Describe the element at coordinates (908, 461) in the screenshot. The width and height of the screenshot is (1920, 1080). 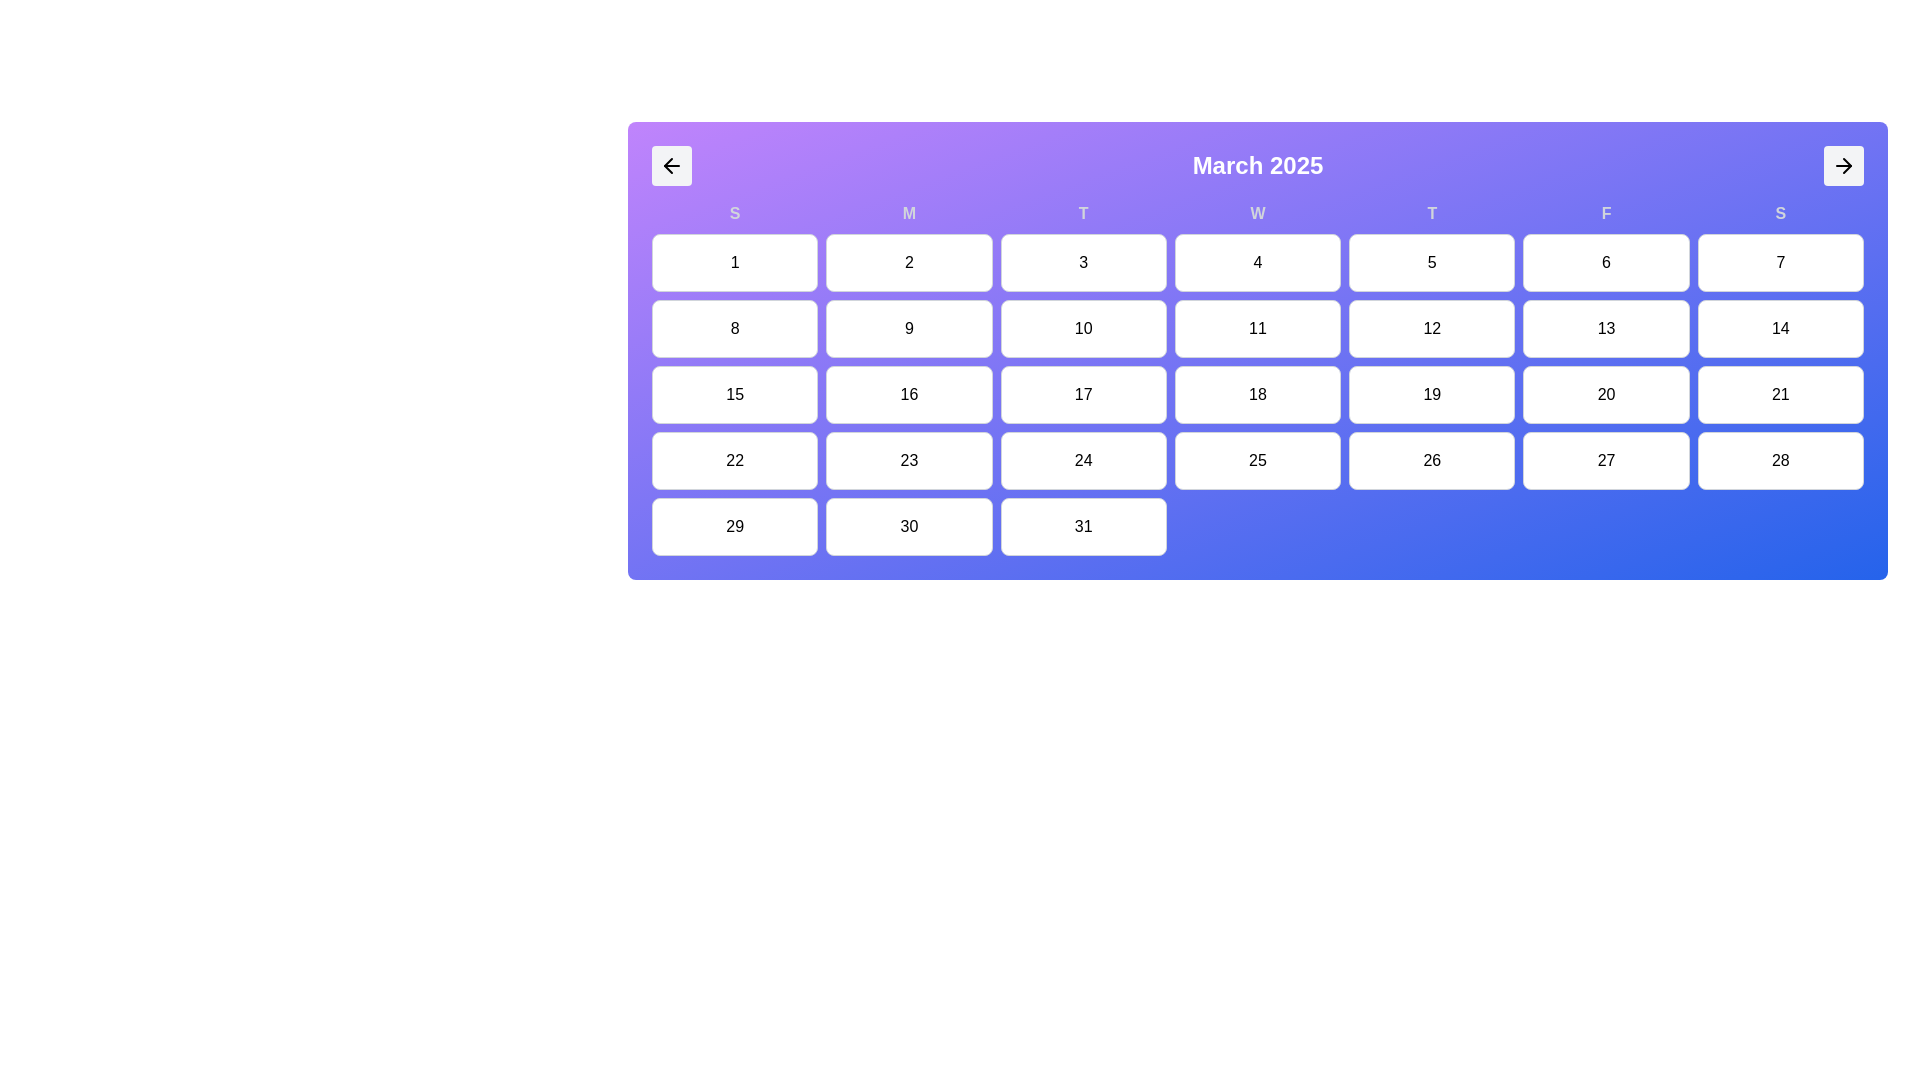
I see `the calendar day cell representing the 23rd of the month, located in the fifth row and second column under the 'M' label` at that location.